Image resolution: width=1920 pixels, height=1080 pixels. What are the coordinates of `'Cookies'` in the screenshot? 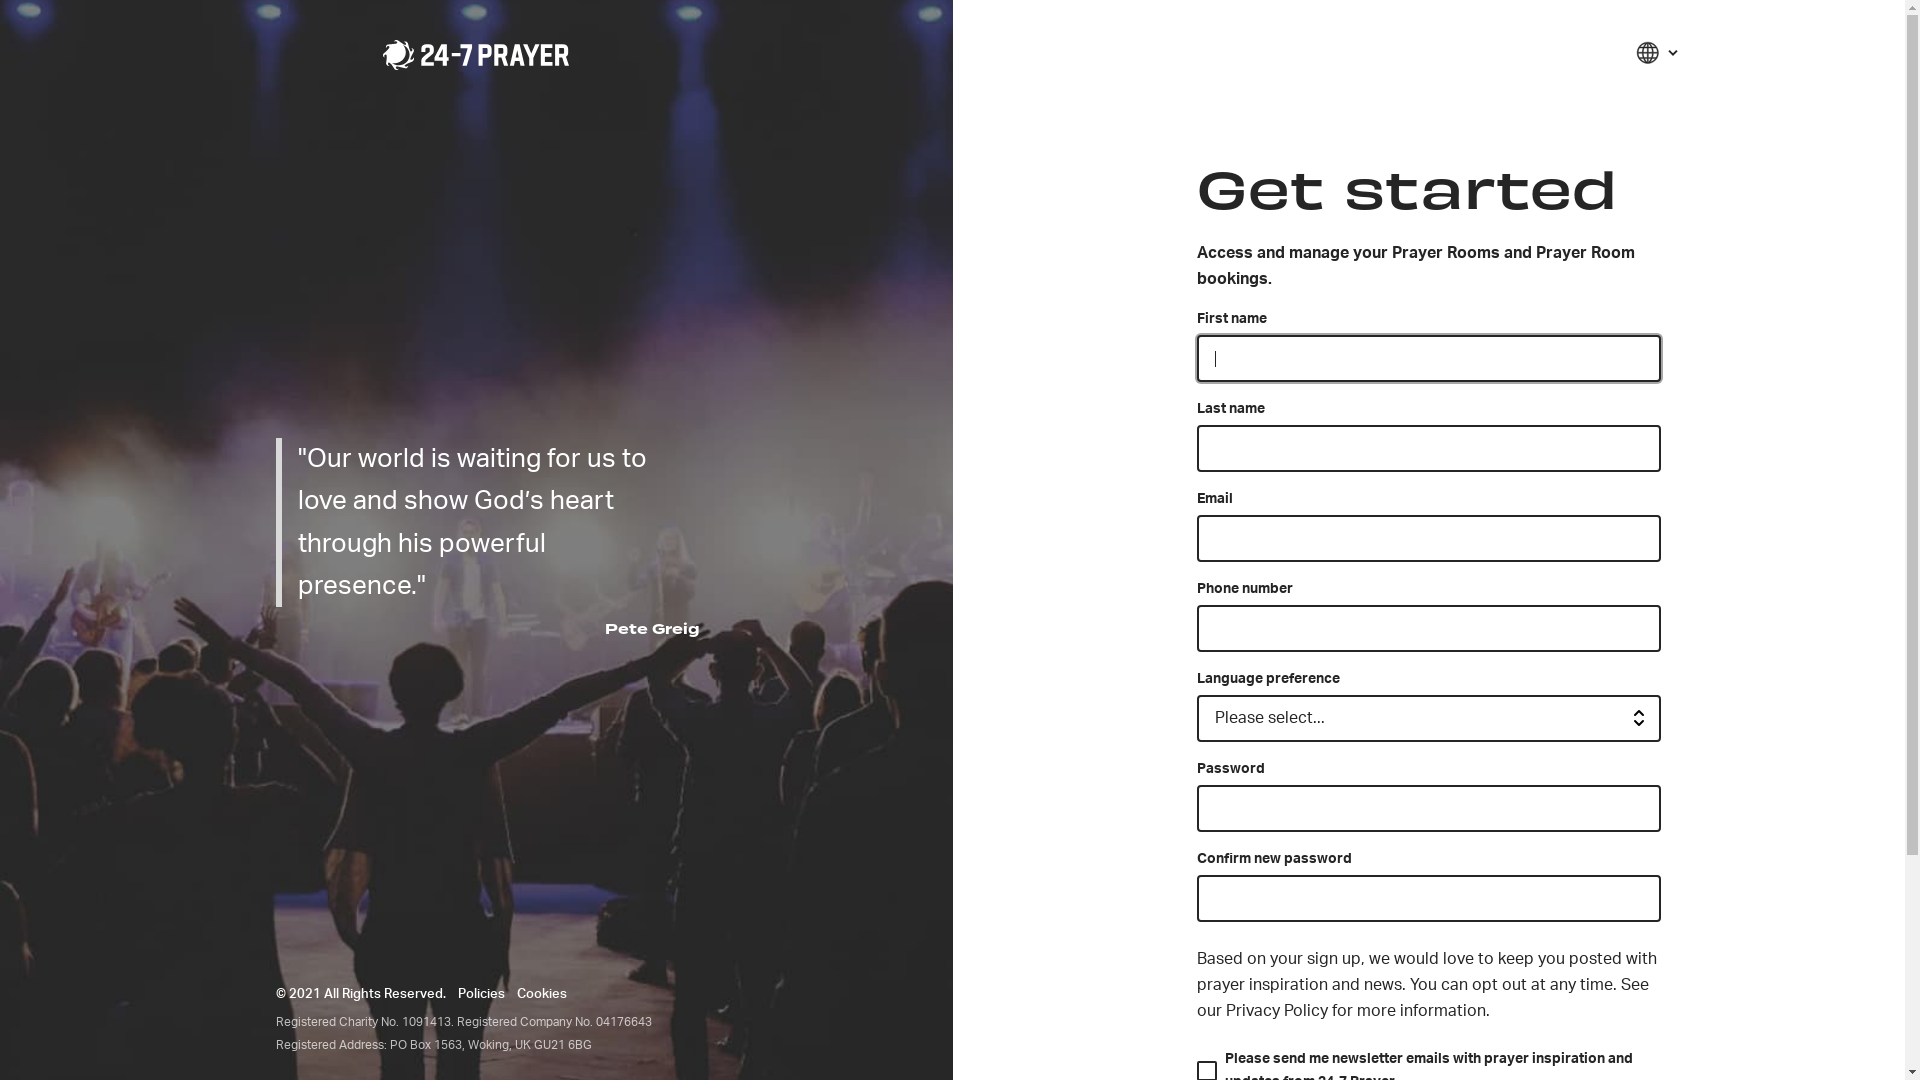 It's located at (517, 994).